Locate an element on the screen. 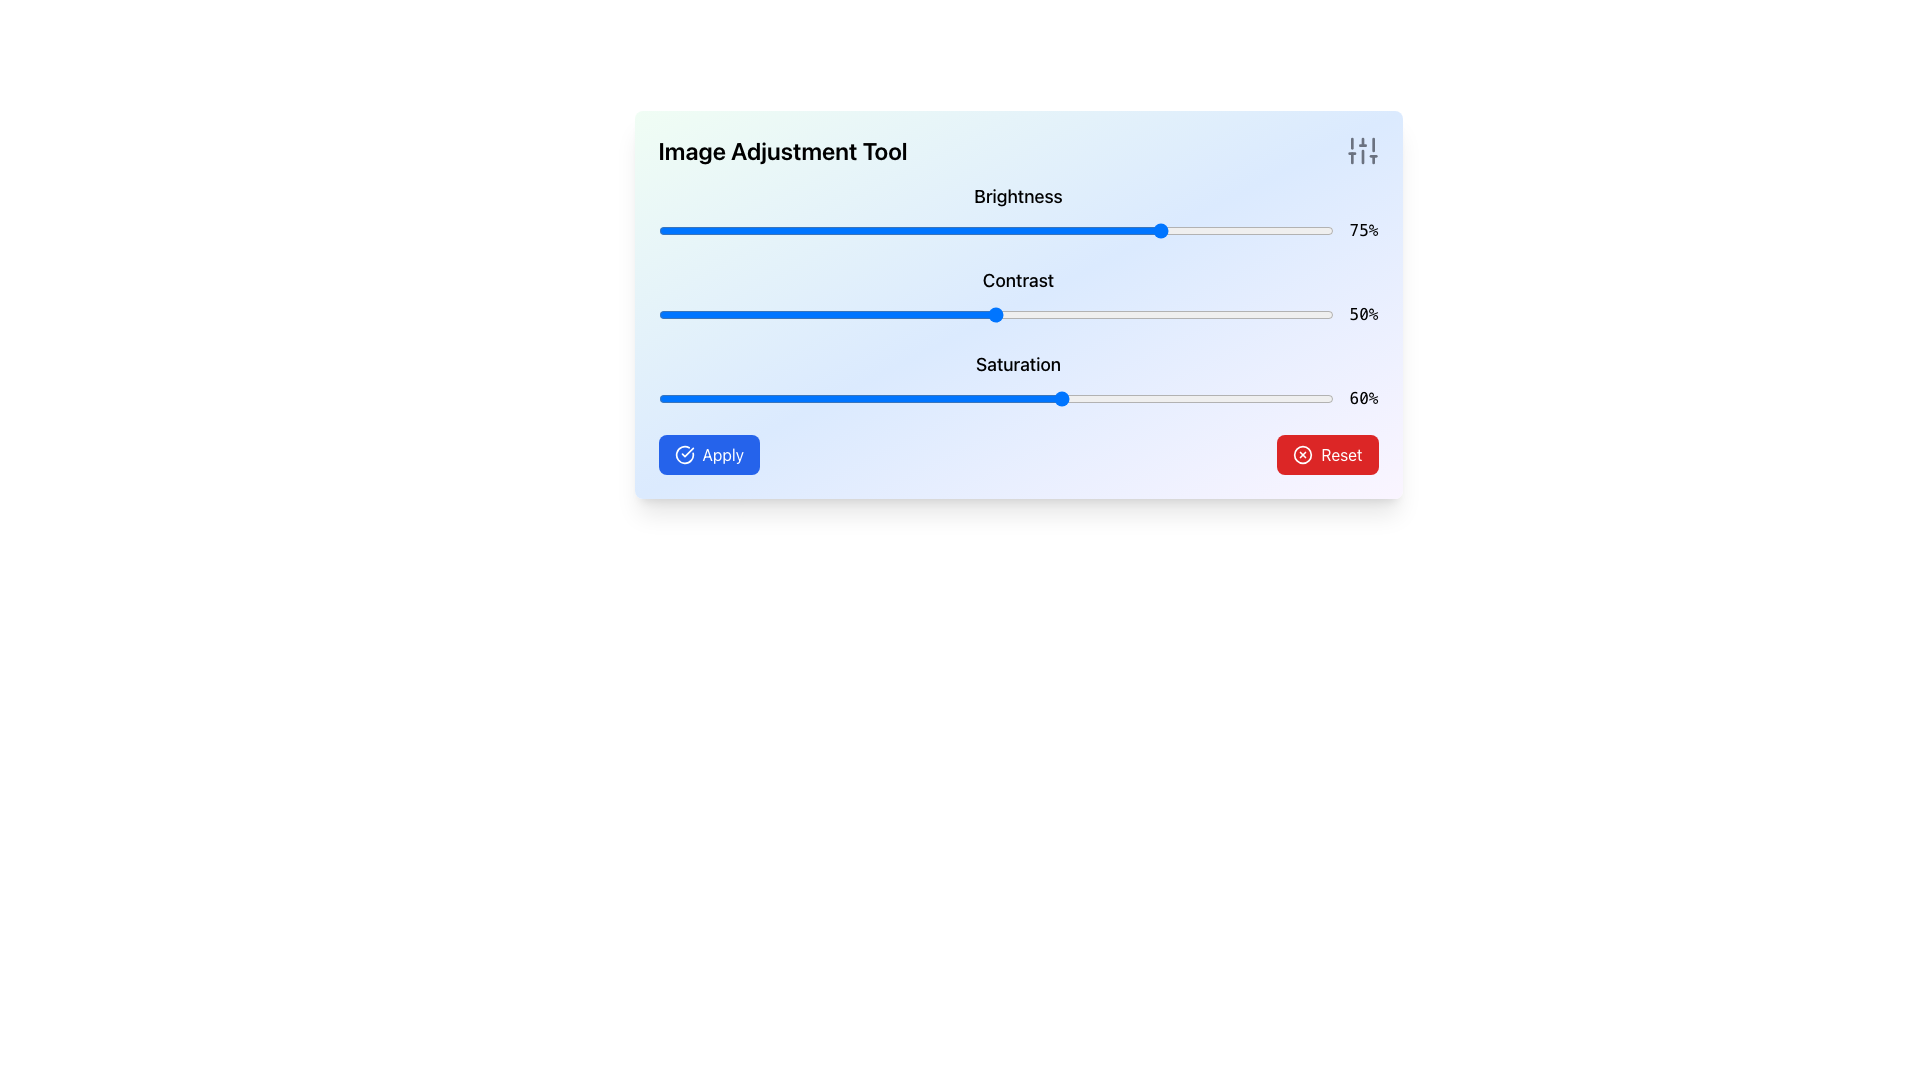 The height and width of the screenshot is (1080, 1920). the brightness is located at coordinates (1096, 230).